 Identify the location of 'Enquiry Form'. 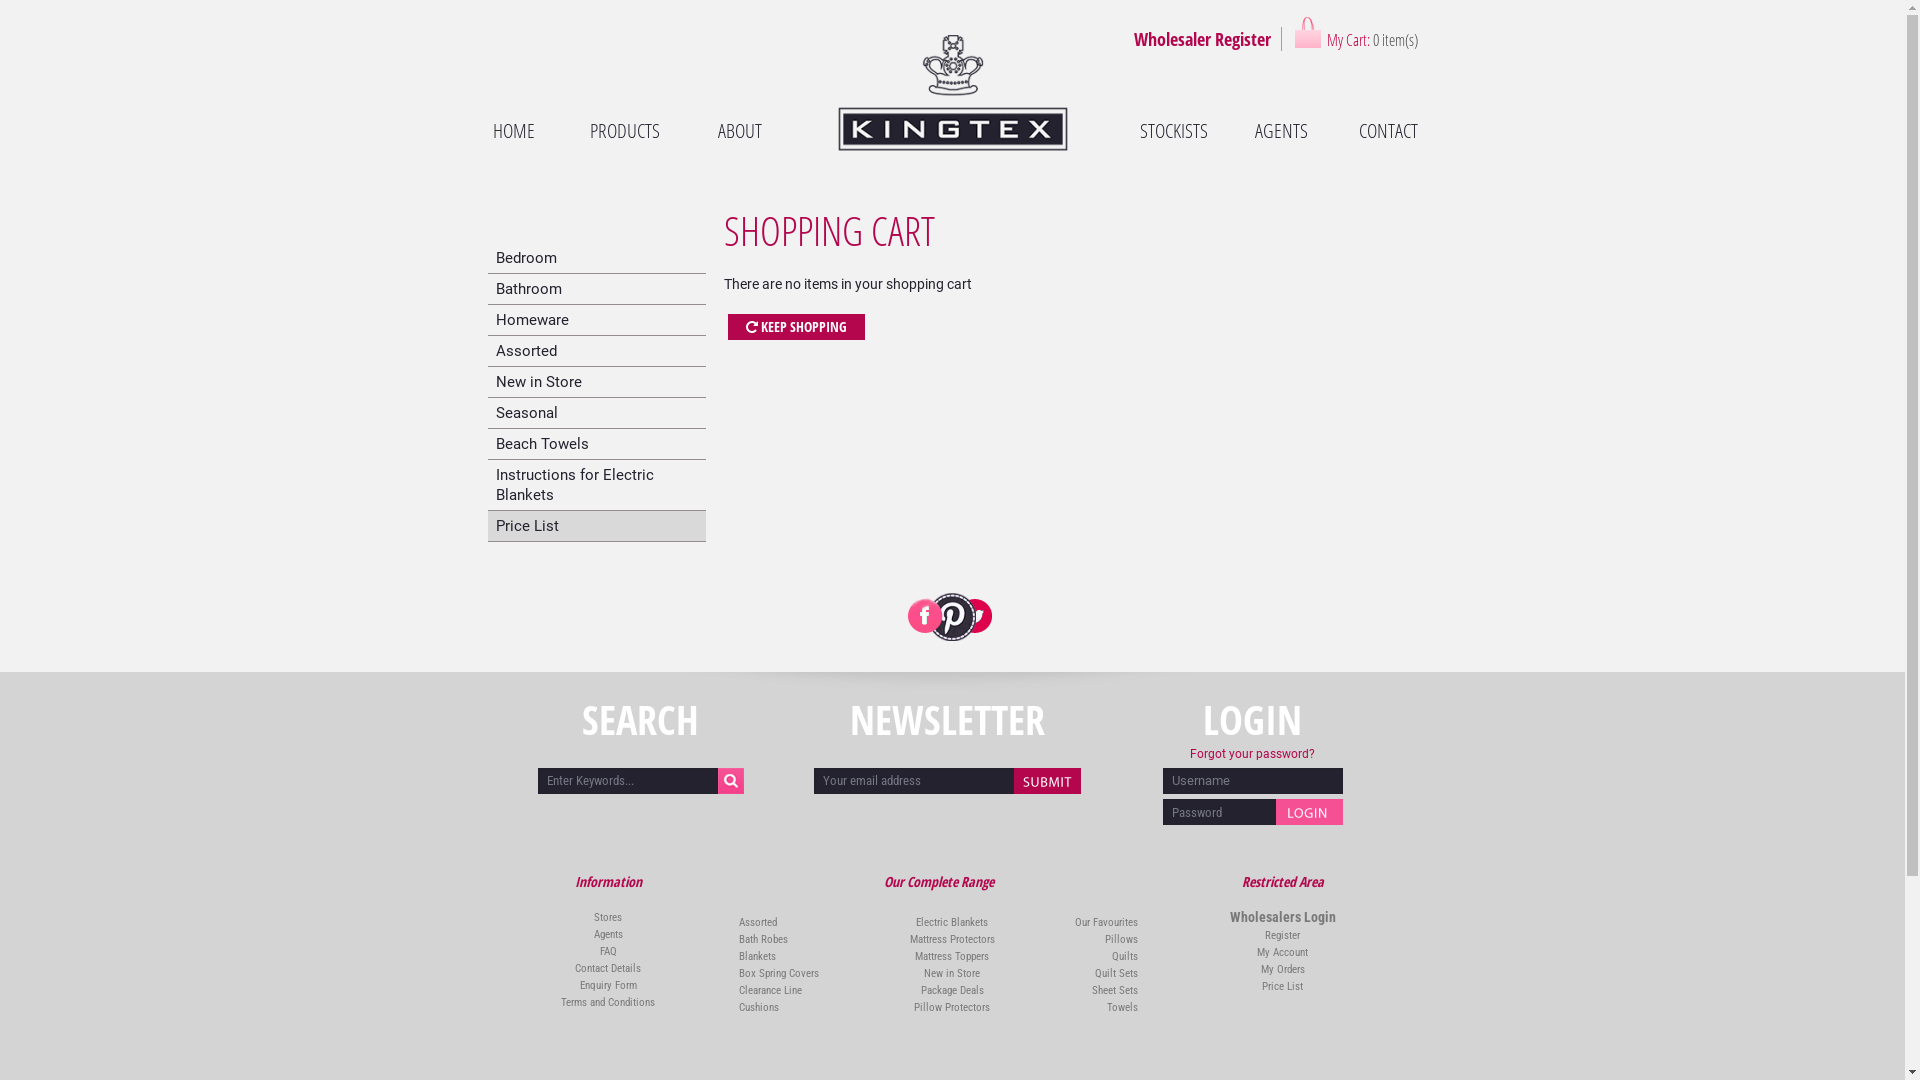
(607, 984).